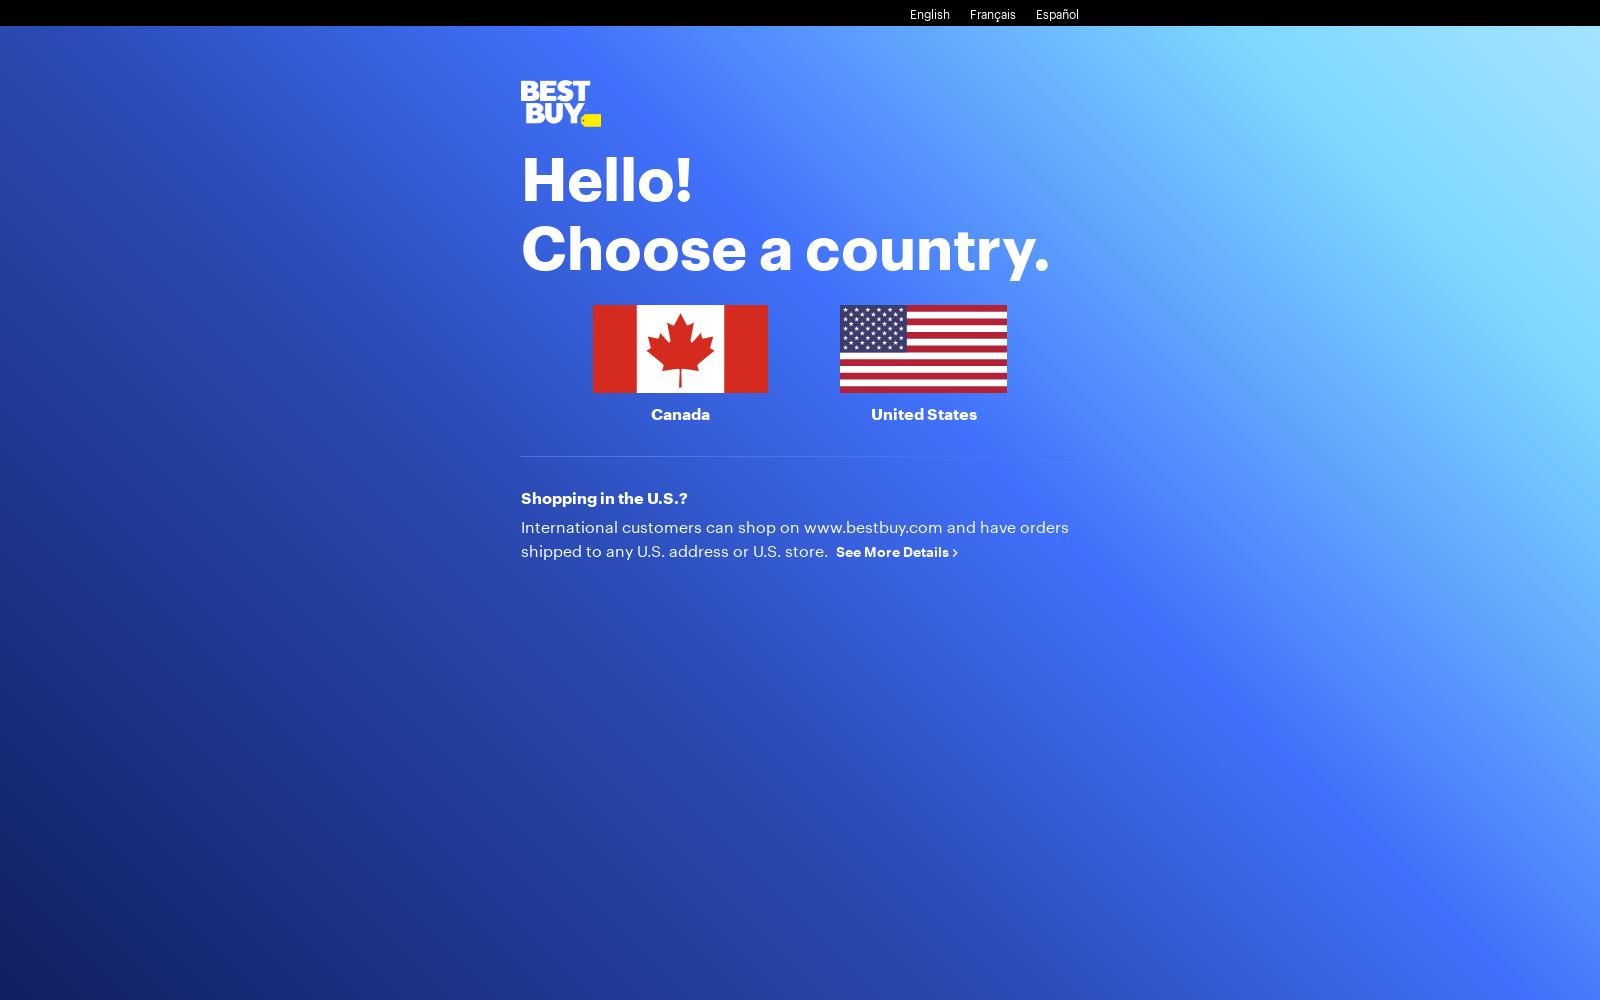 The width and height of the screenshot is (1600, 1000). What do you see at coordinates (1057, 14) in the screenshot?
I see `'Español'` at bounding box center [1057, 14].